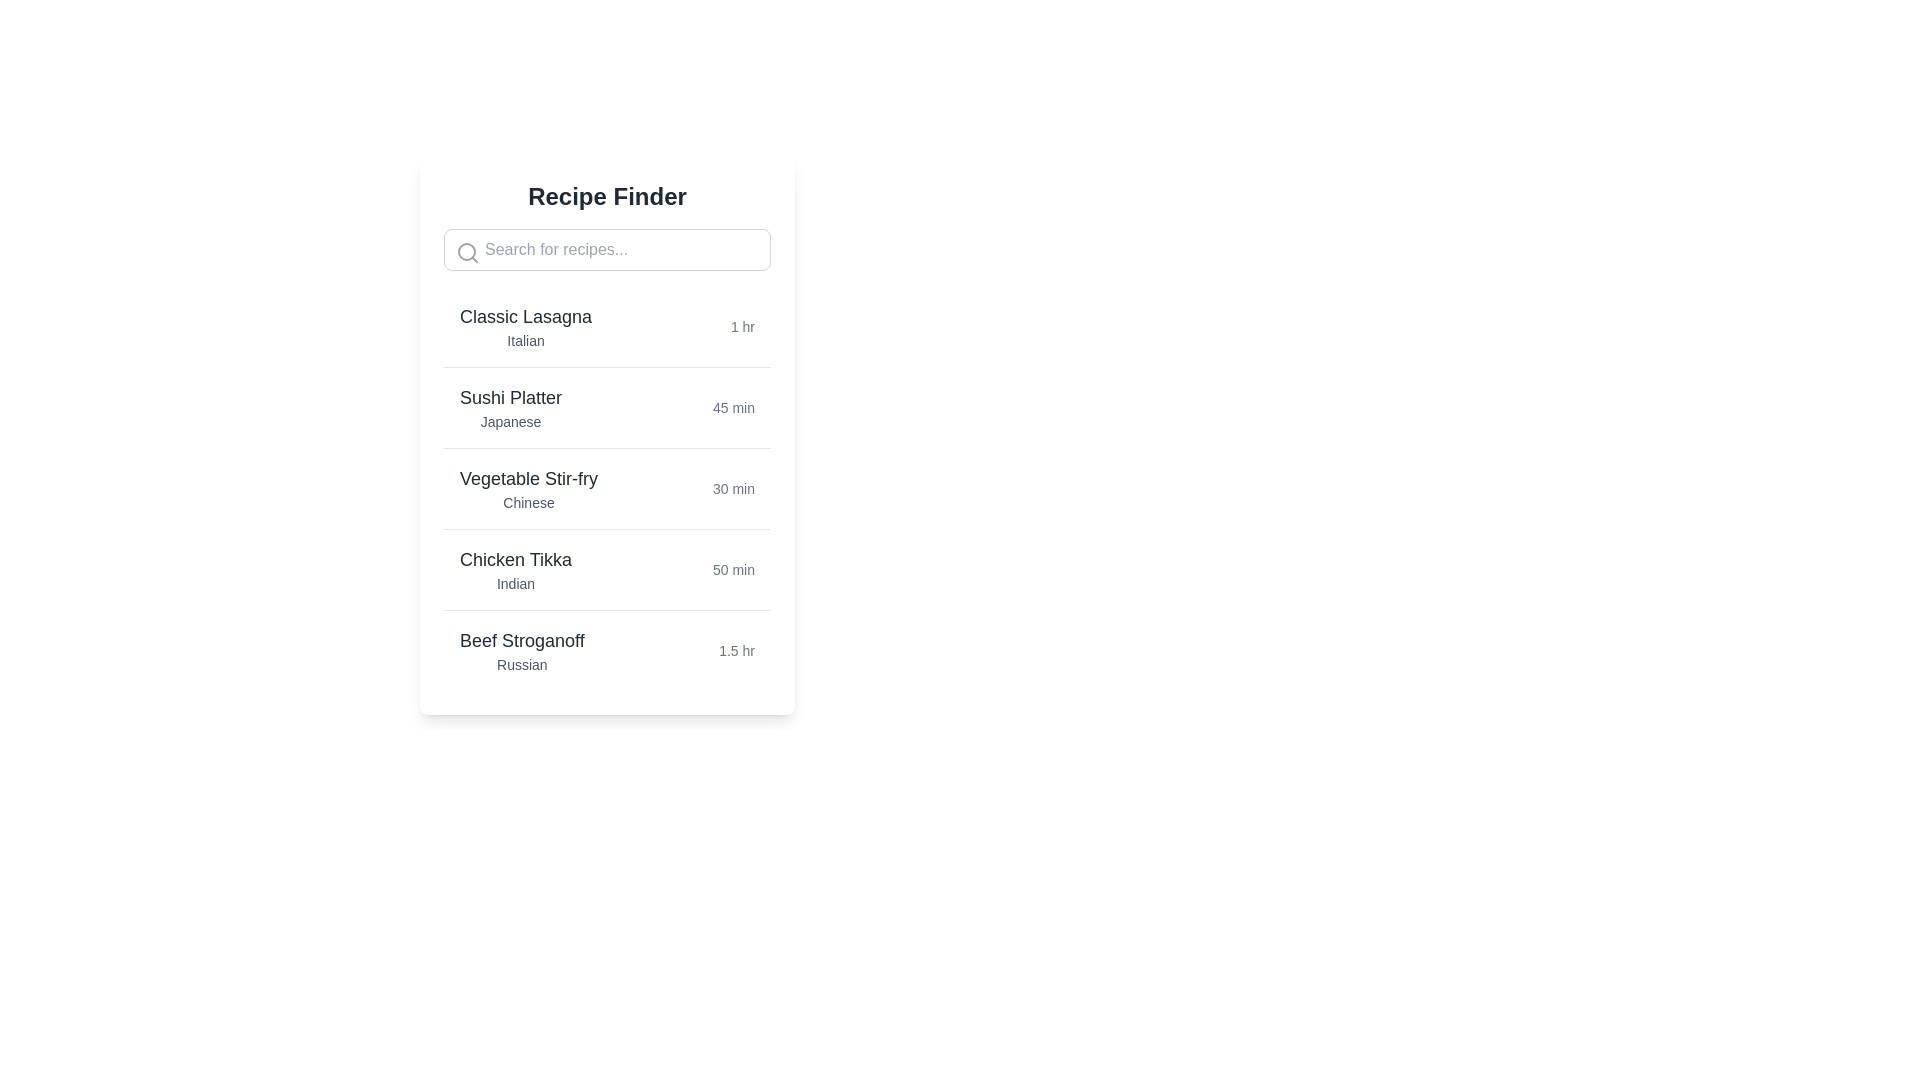 The image size is (1920, 1080). Describe the element at coordinates (526, 315) in the screenshot. I see `the 'Classic Lasagna' text label, which is styled in a larger font size and dark gray color, serving as the title for the first entry in the recipe list` at that location.